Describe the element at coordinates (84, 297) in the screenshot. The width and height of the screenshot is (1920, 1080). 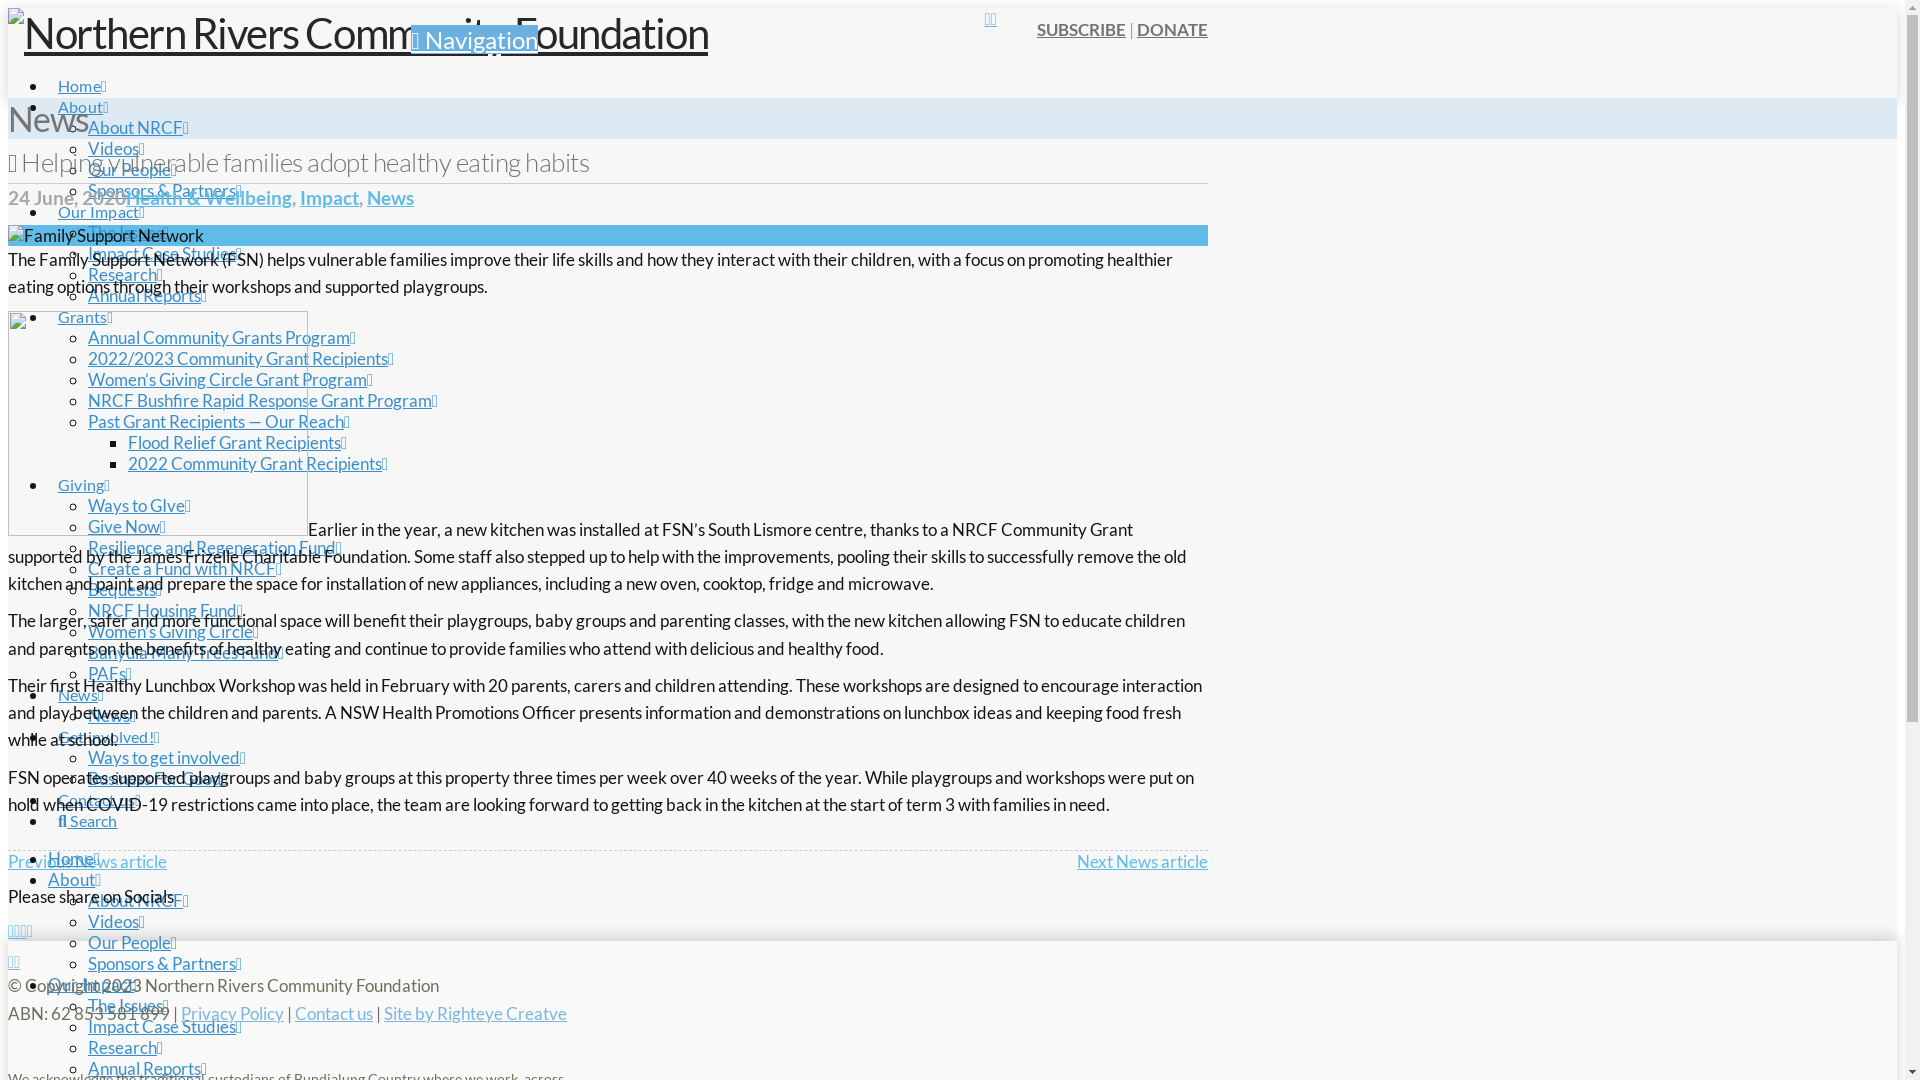
I see `'Grants'` at that location.